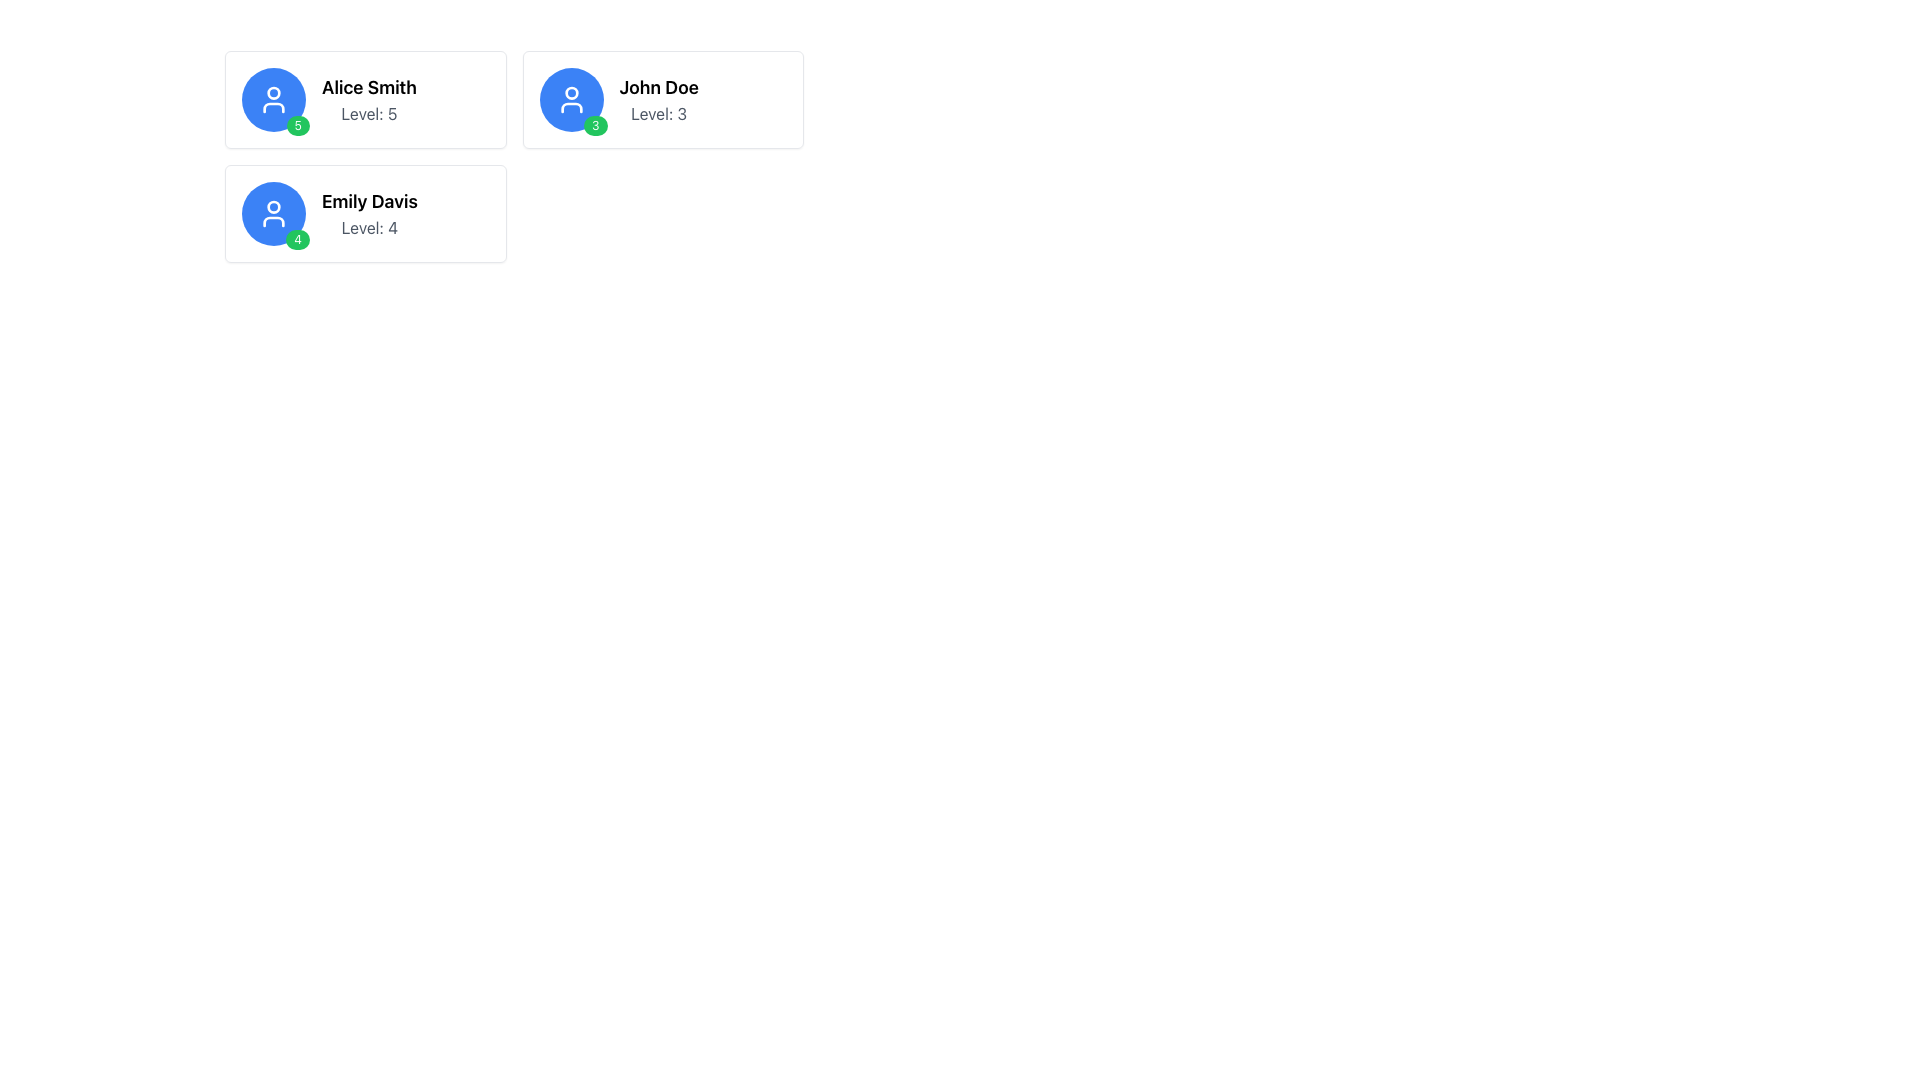 This screenshot has height=1080, width=1920. Describe the element at coordinates (659, 100) in the screenshot. I see `text block displaying the name 'John Doe' and the level 'Level: 3' within the card layout, located at the top-right of the interface` at that location.